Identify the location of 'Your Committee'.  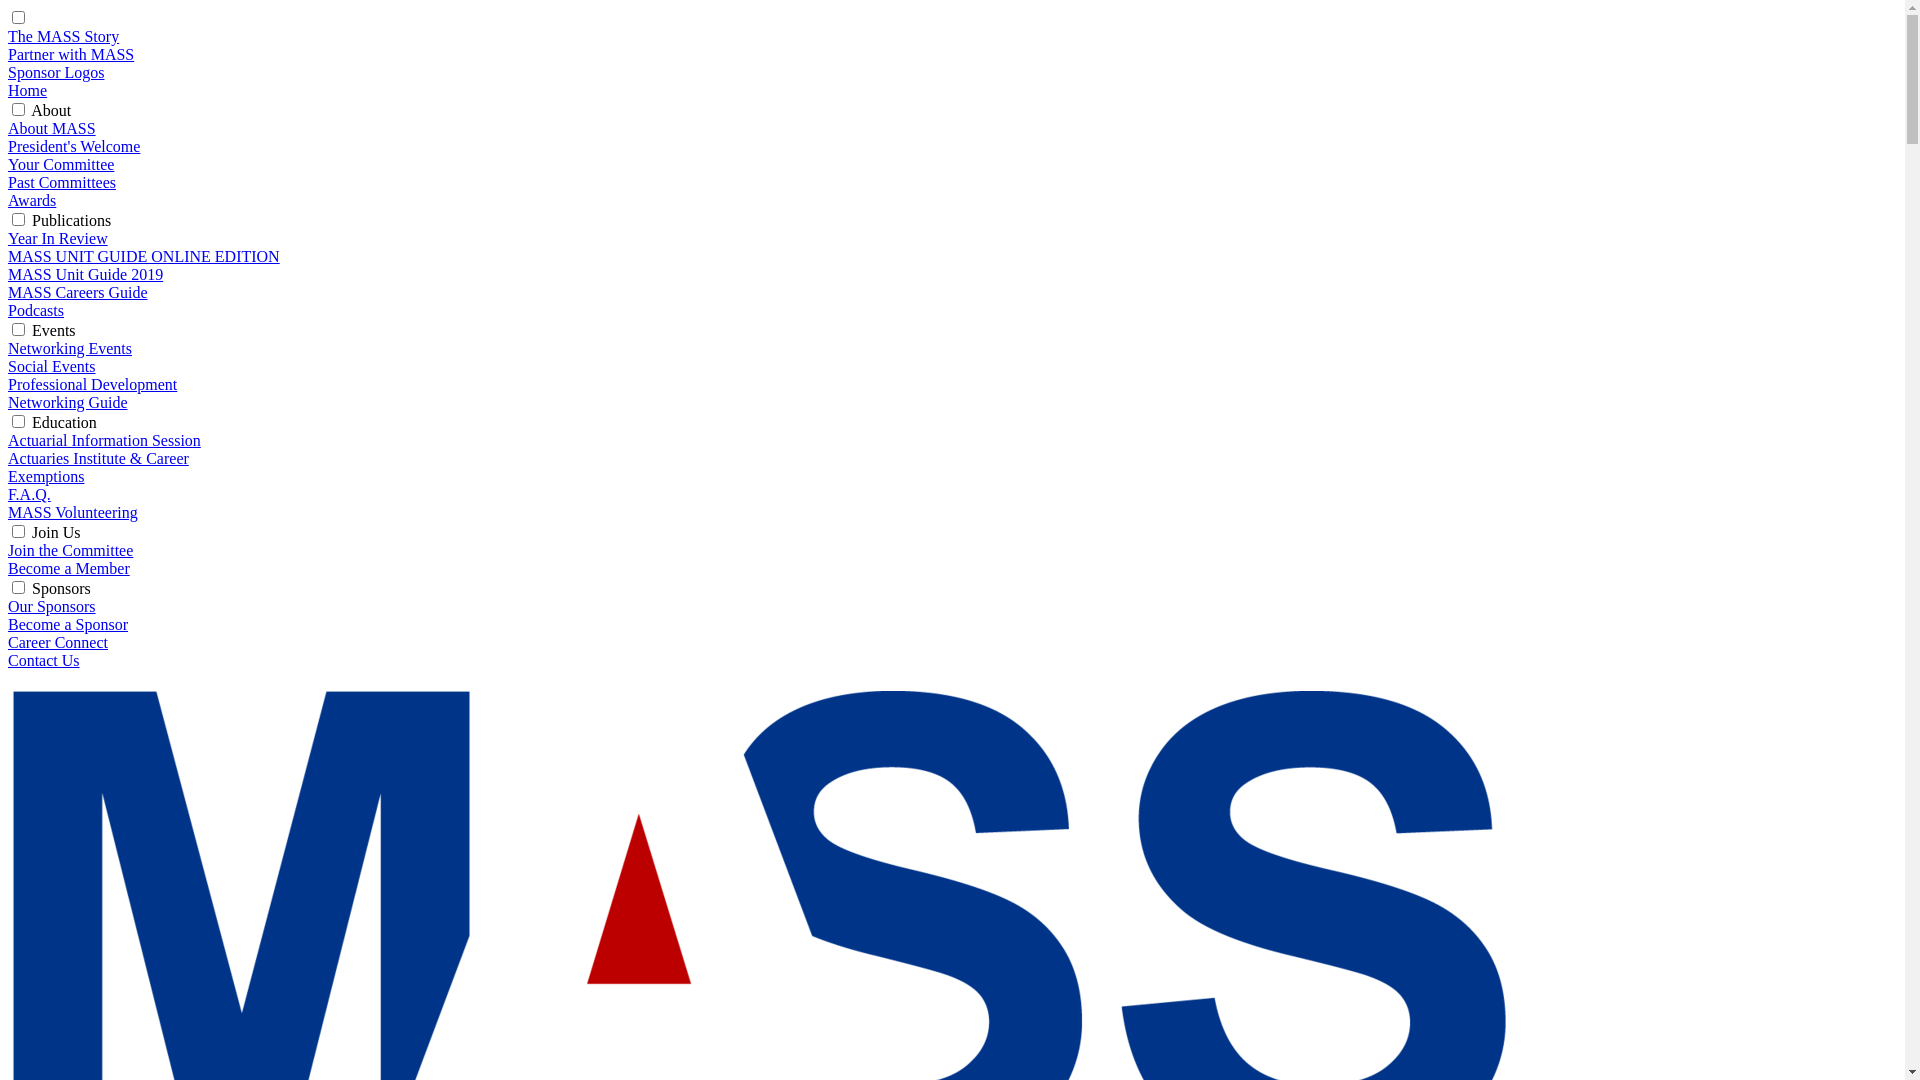
(61, 163).